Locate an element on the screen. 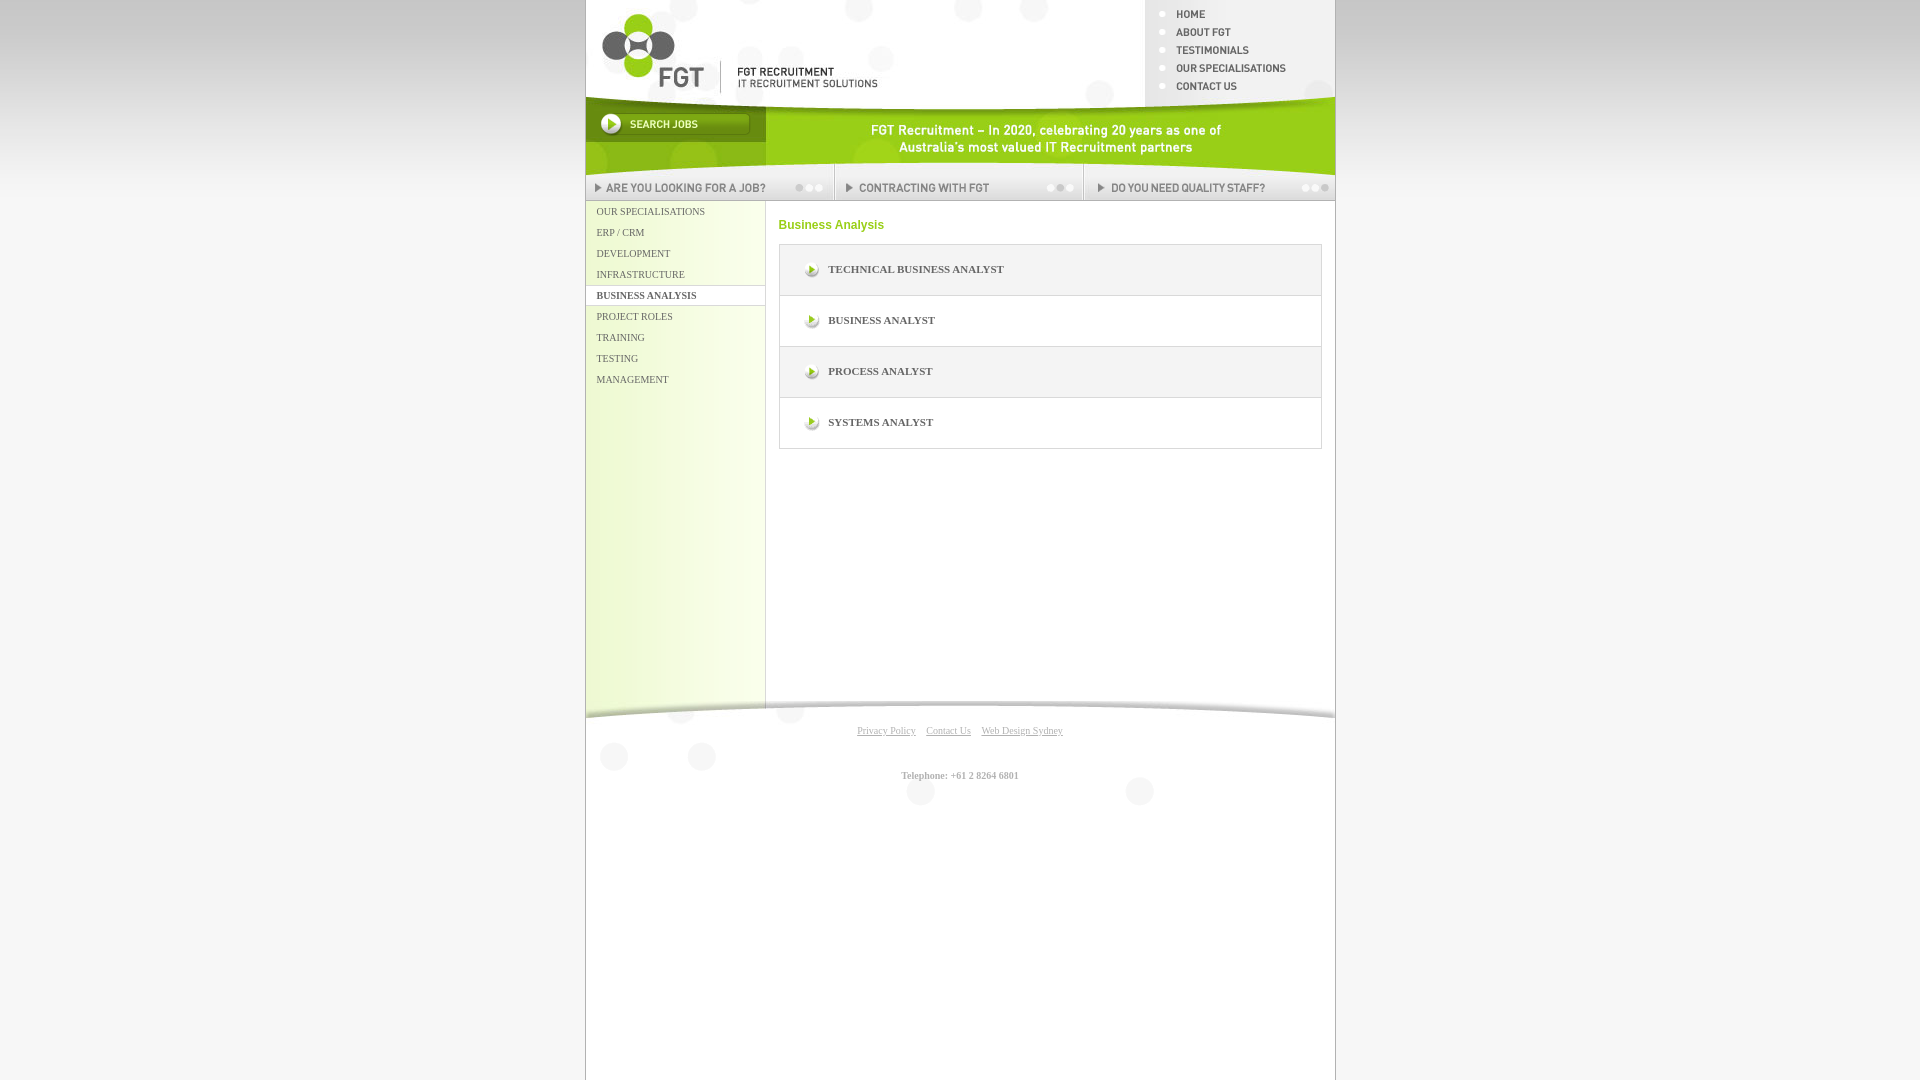 The image size is (1920, 1080). 'BUSINESS ANALYSIS' is located at coordinates (676, 295).